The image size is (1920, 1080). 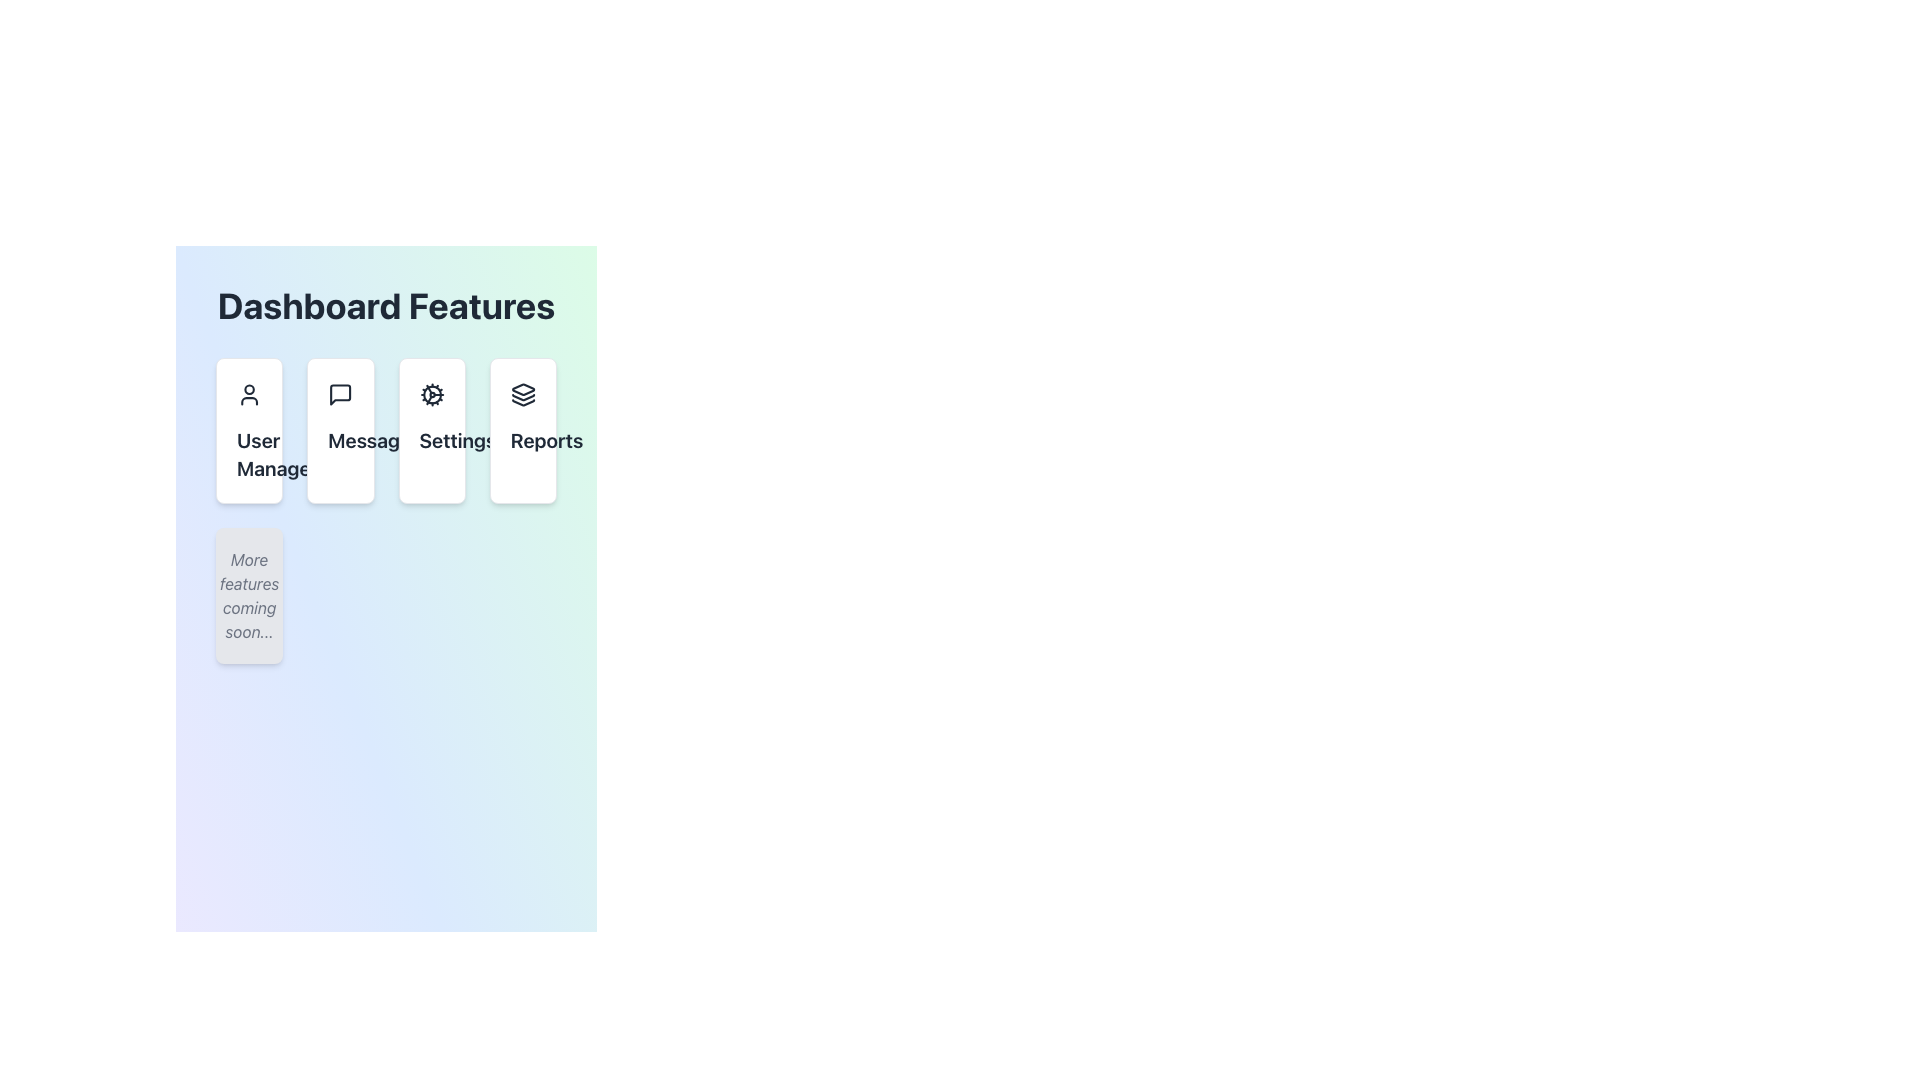 What do you see at coordinates (340, 394) in the screenshot?
I see `the speech bubble icon located at the top-center of the 'Messages' card on the Dashboard Features section` at bounding box center [340, 394].